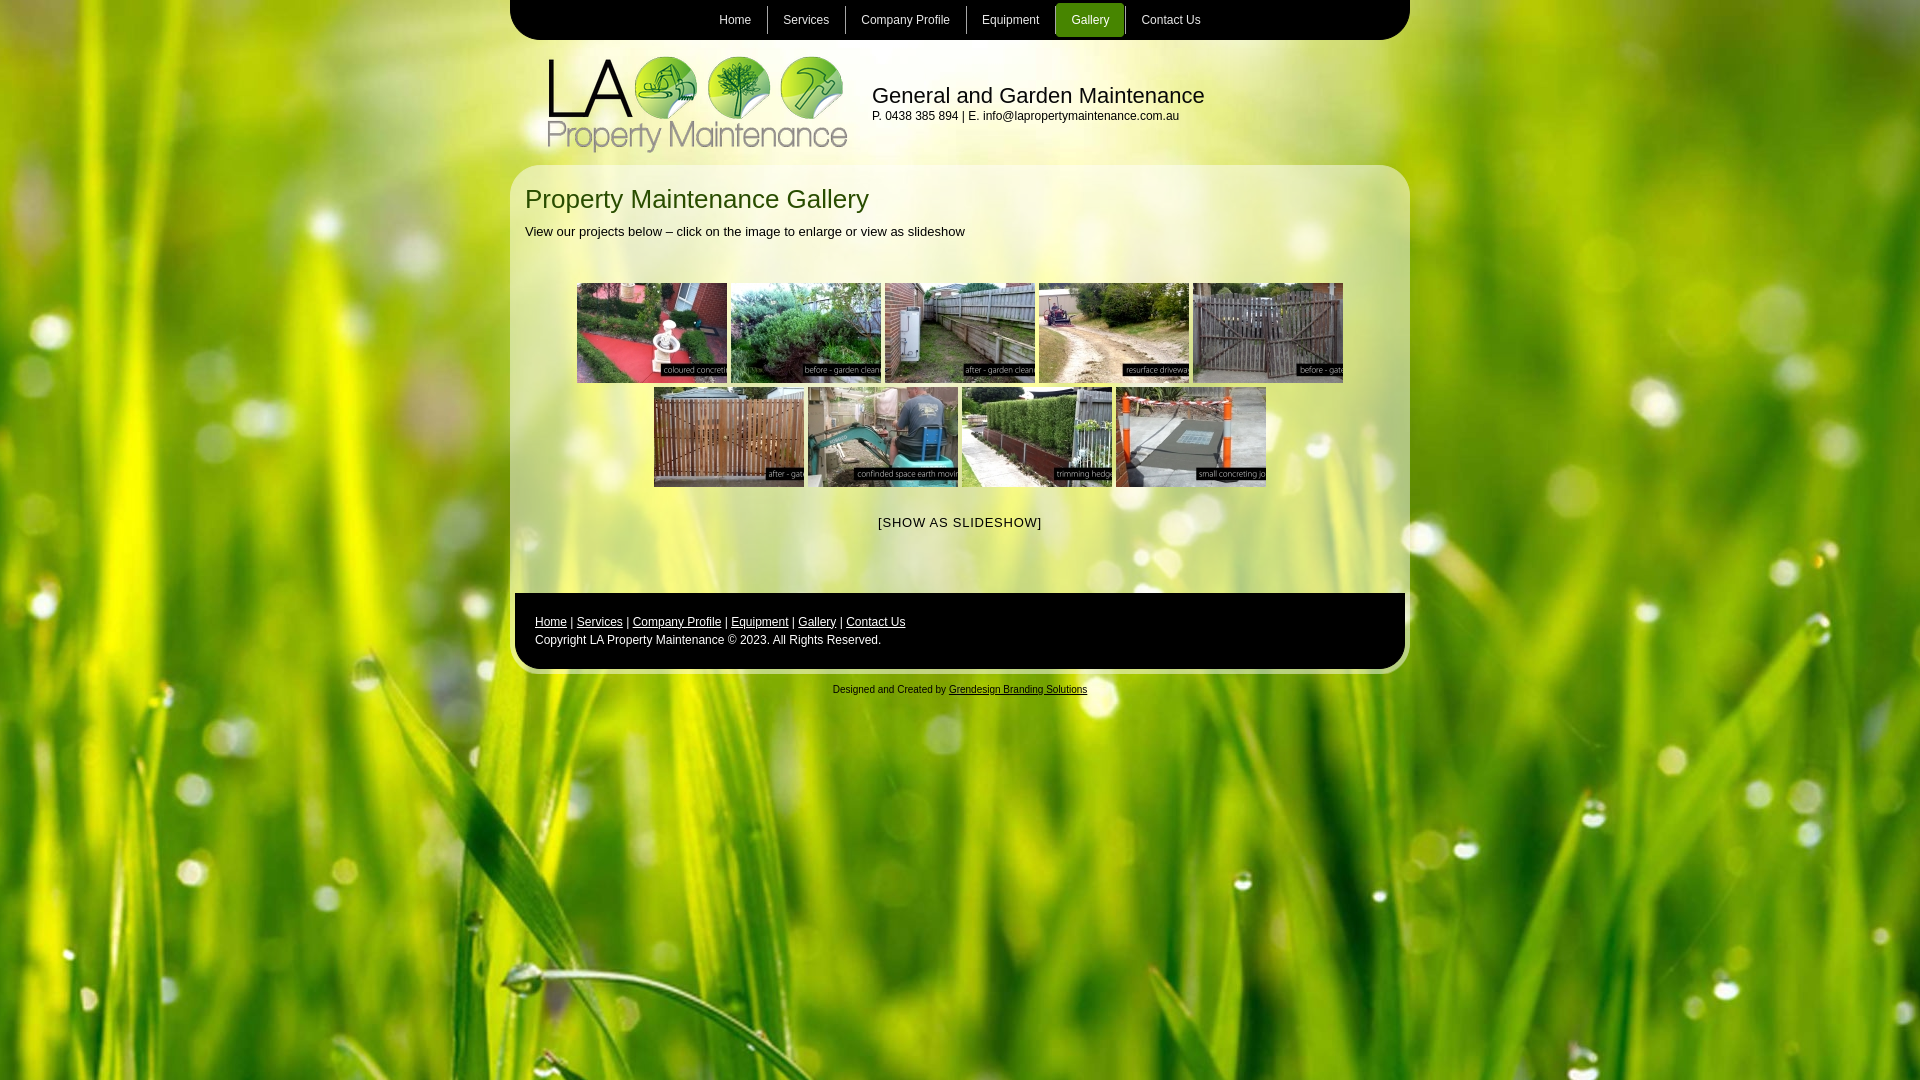 This screenshot has height=1080, width=1920. Describe the element at coordinates (728, 435) in the screenshot. I see `'la-property-maintenance-fix-gates2'` at that location.